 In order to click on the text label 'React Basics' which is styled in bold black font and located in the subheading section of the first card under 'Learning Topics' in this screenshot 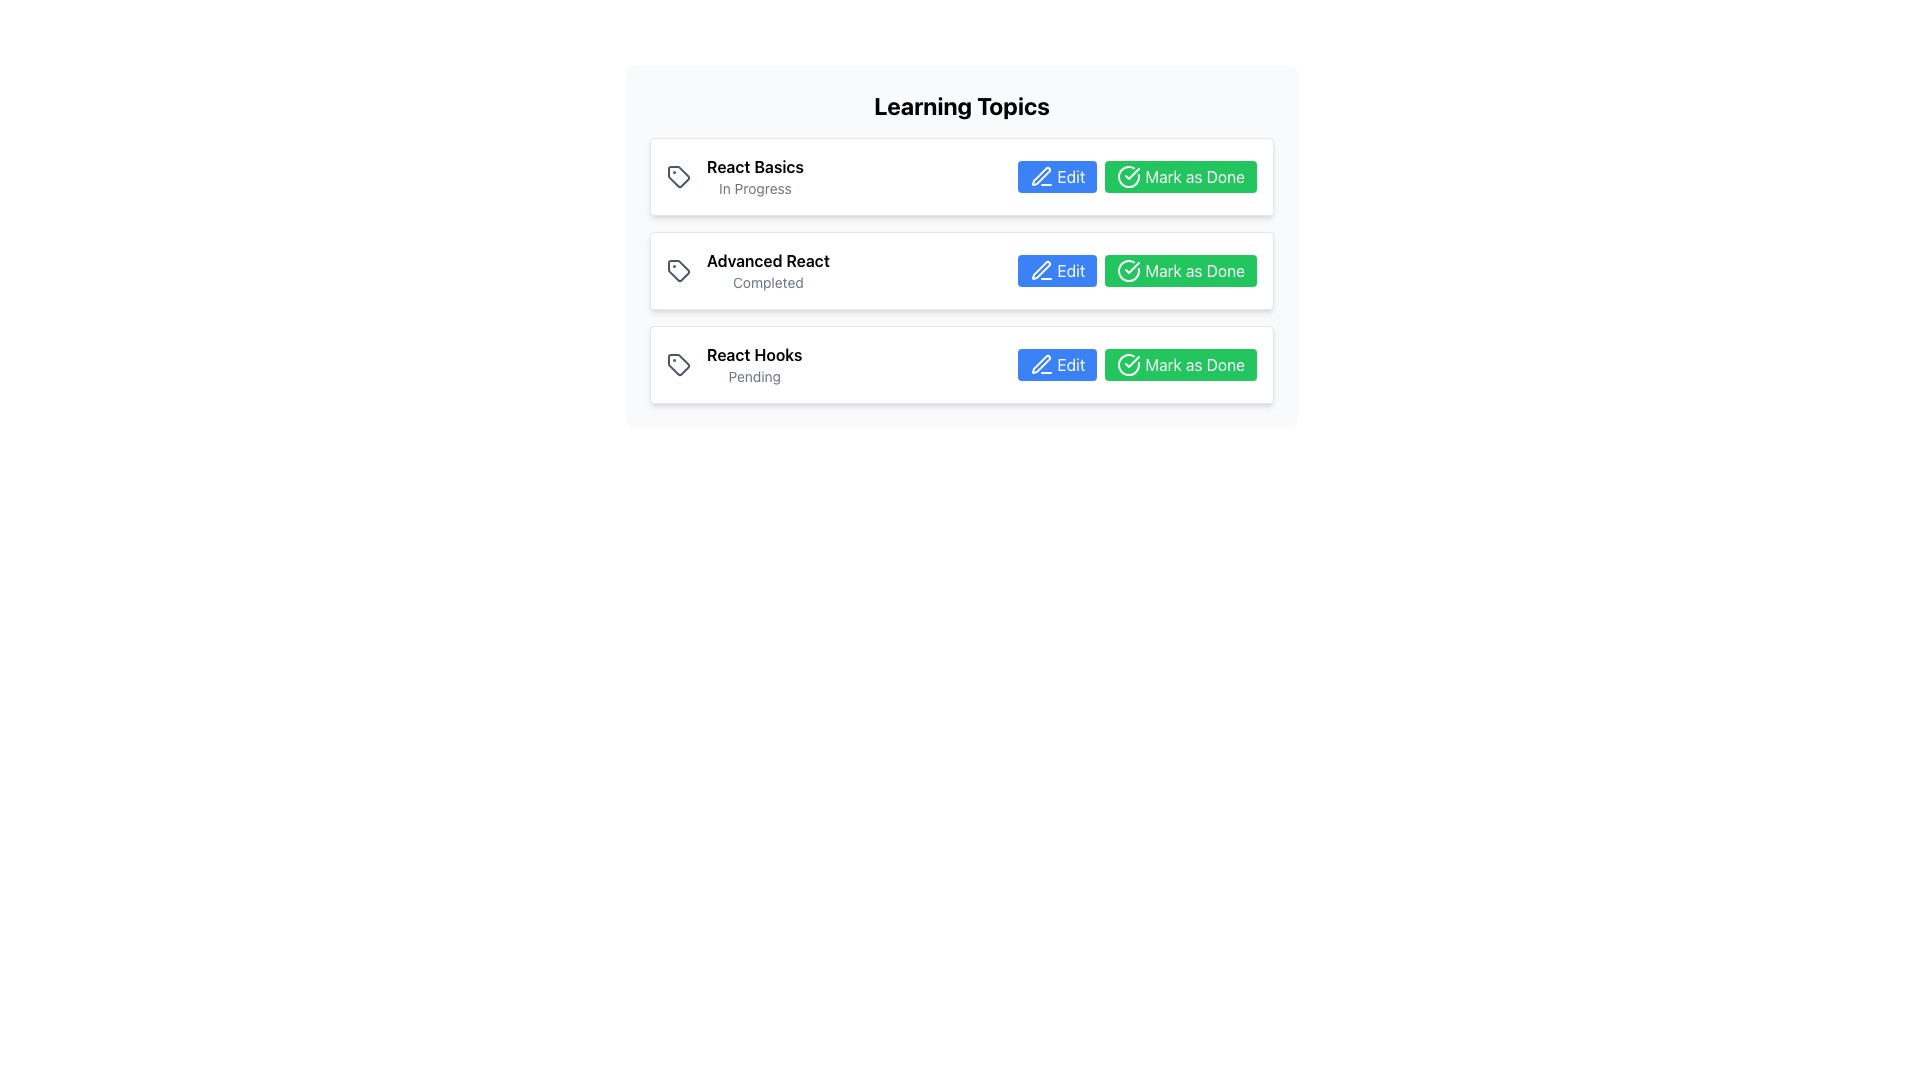, I will do `click(754, 165)`.